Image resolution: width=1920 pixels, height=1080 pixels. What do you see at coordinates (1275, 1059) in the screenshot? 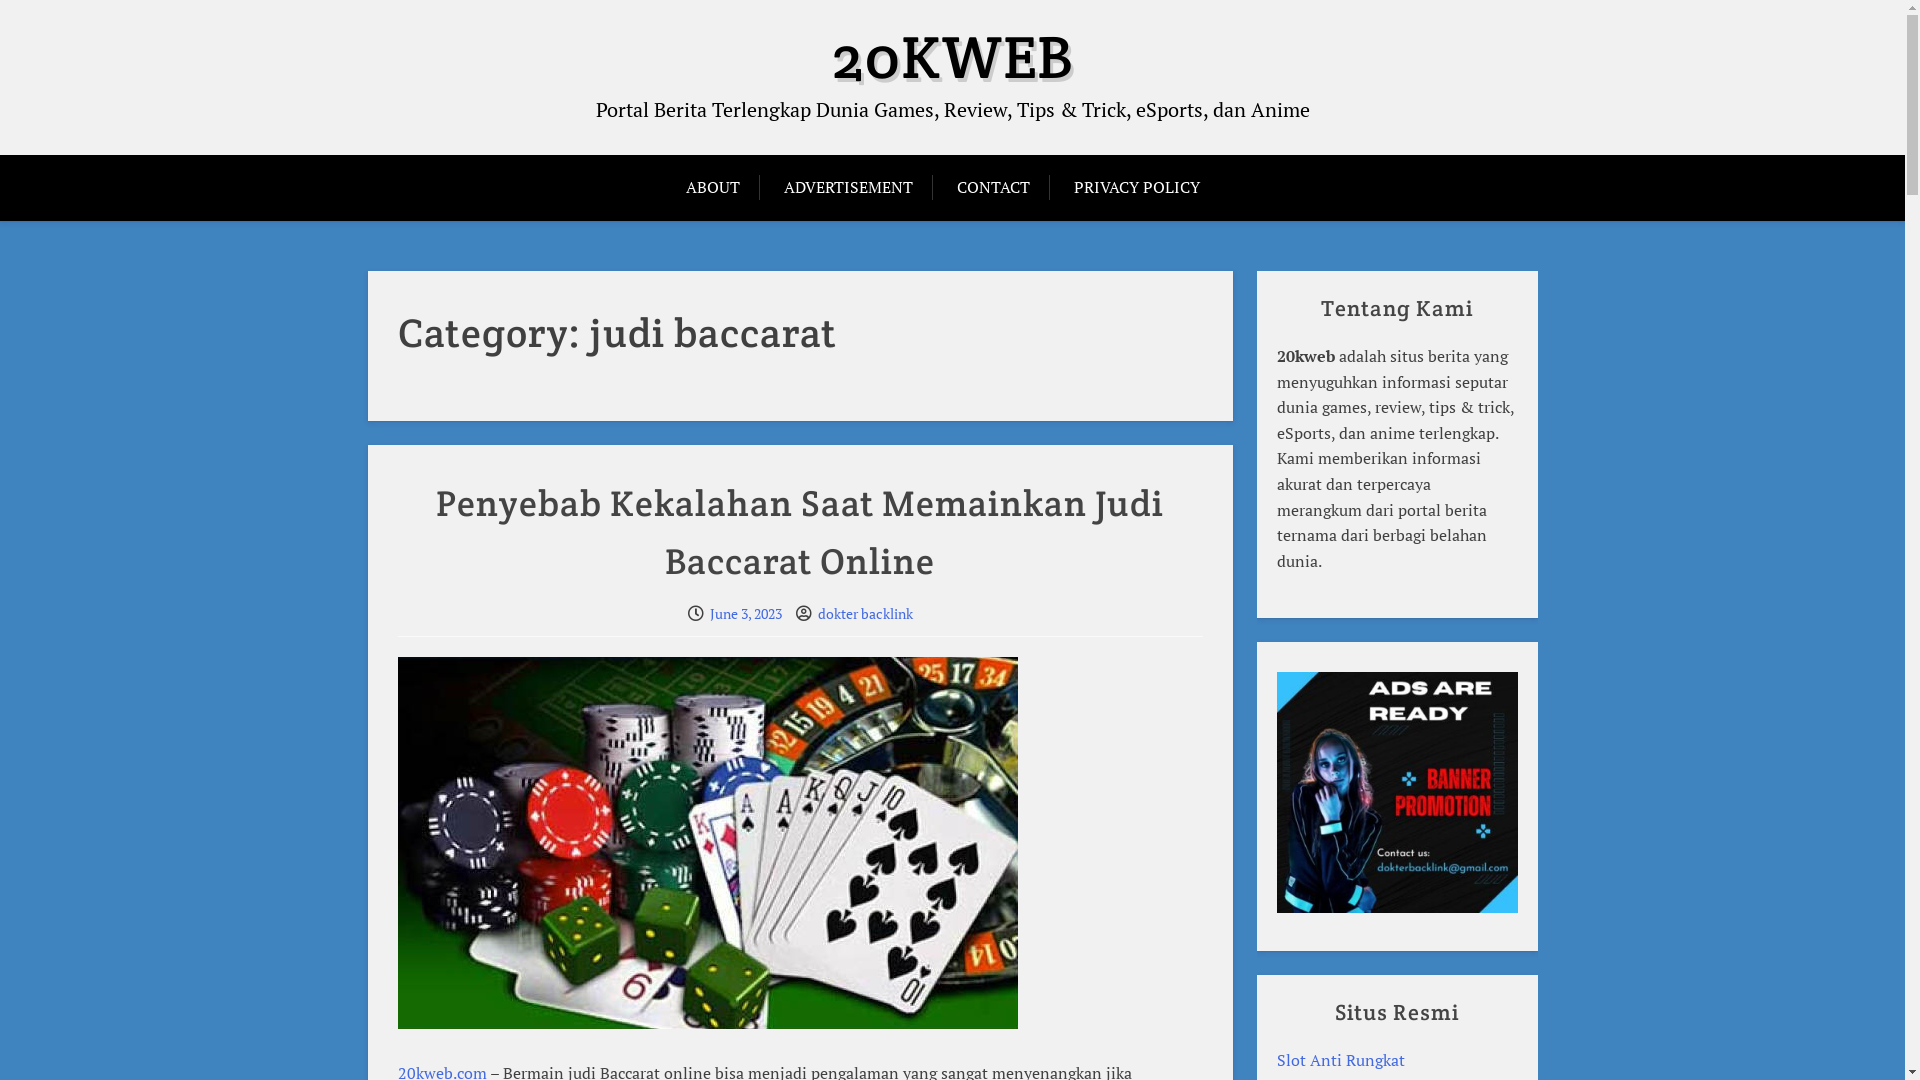
I see `'Slot Anti Rungkat'` at bounding box center [1275, 1059].